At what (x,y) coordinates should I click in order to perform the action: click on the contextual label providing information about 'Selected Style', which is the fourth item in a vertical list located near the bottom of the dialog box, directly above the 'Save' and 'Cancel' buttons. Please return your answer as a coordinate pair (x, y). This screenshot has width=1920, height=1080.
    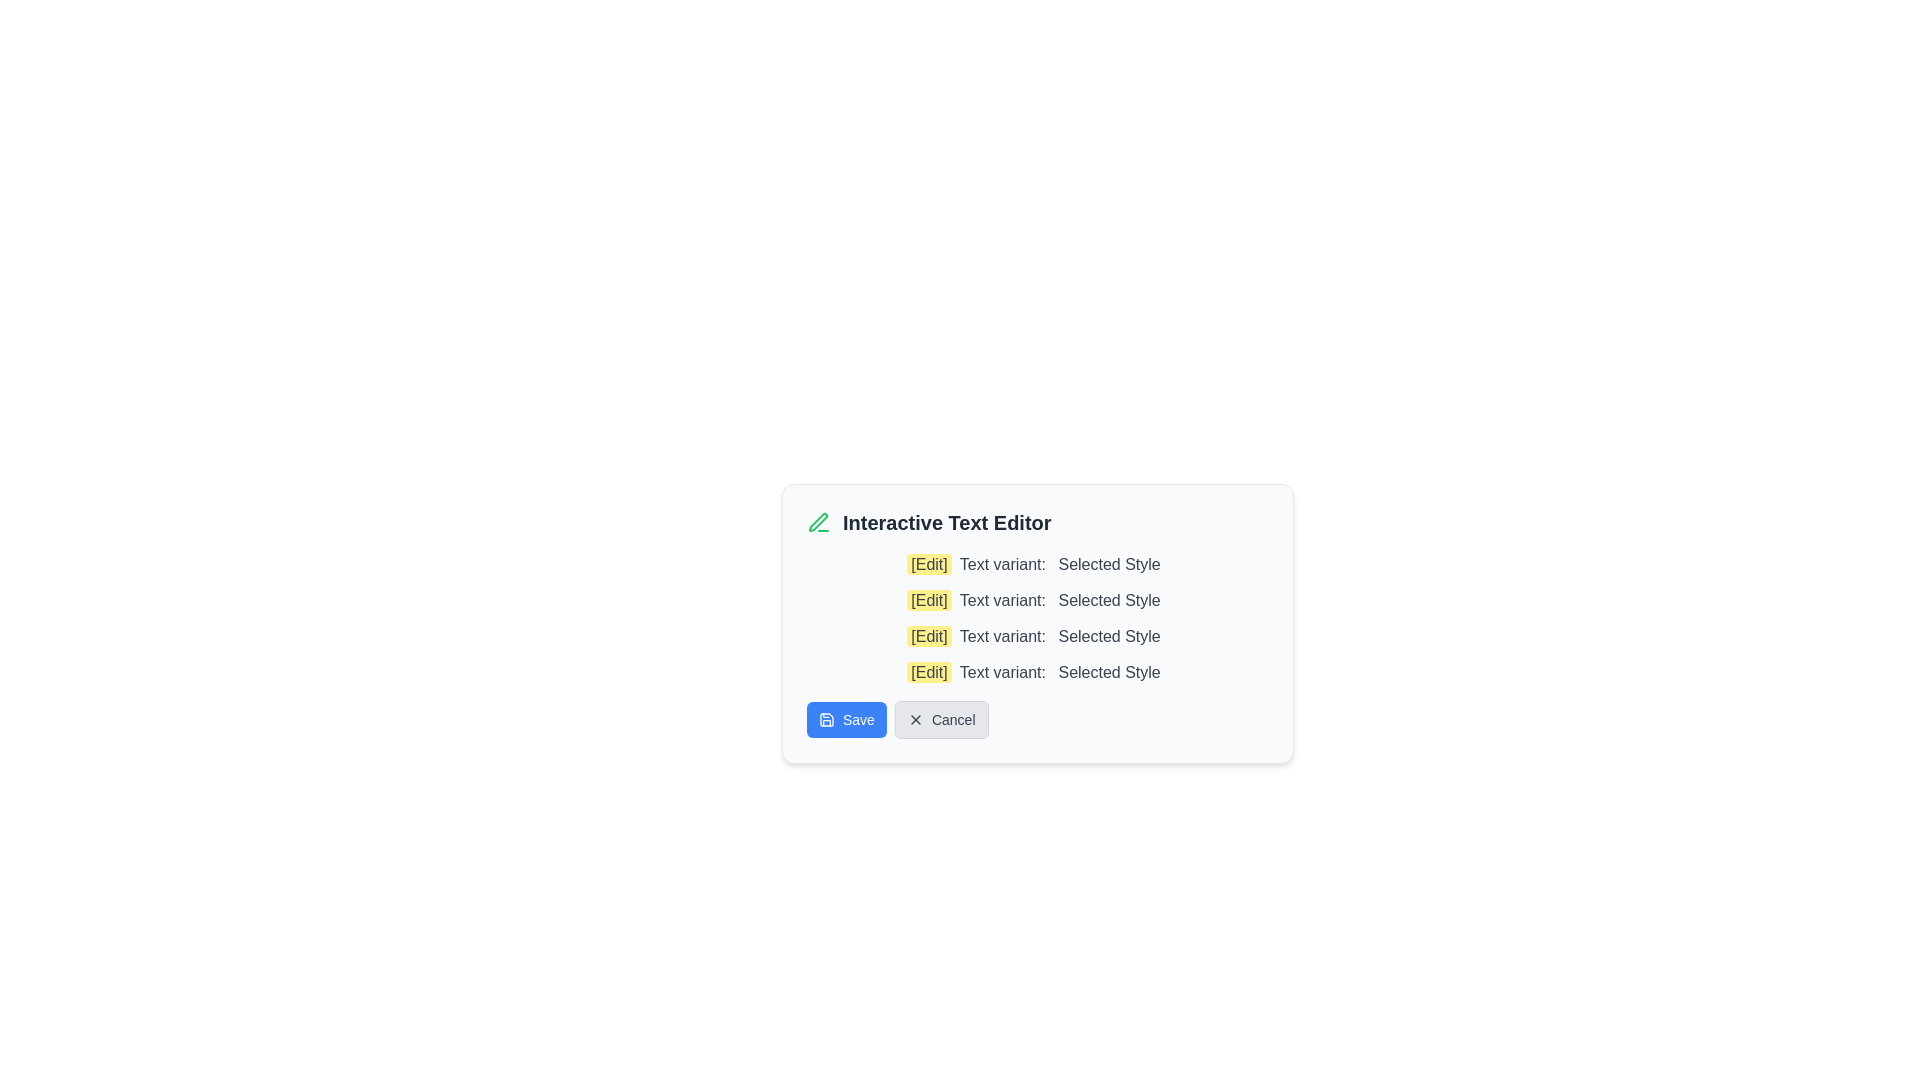
    Looking at the image, I should click on (1037, 672).